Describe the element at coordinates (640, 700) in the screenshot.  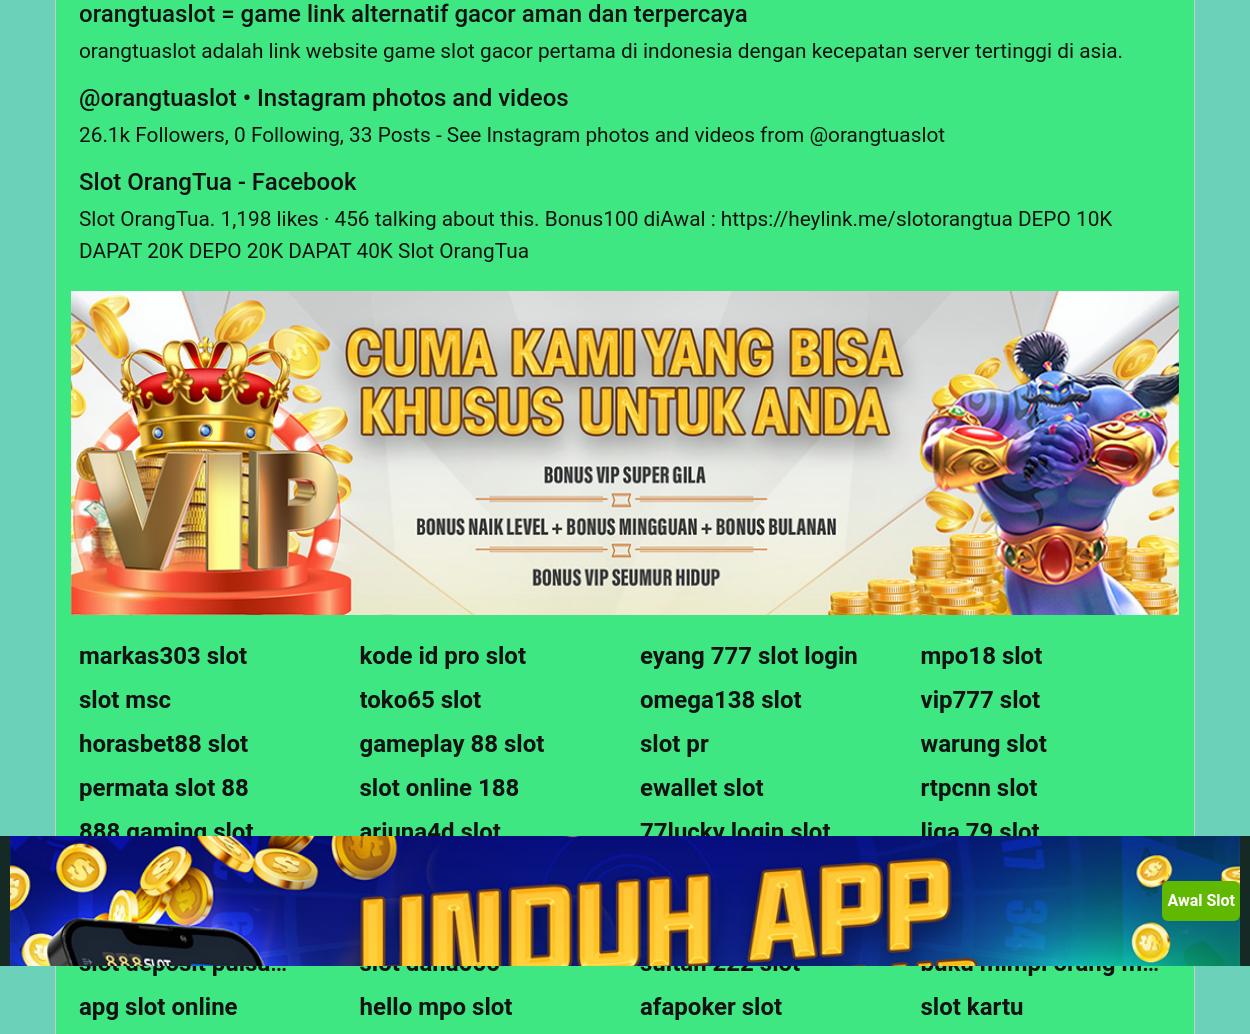
I see `'omega138 slot'` at that location.